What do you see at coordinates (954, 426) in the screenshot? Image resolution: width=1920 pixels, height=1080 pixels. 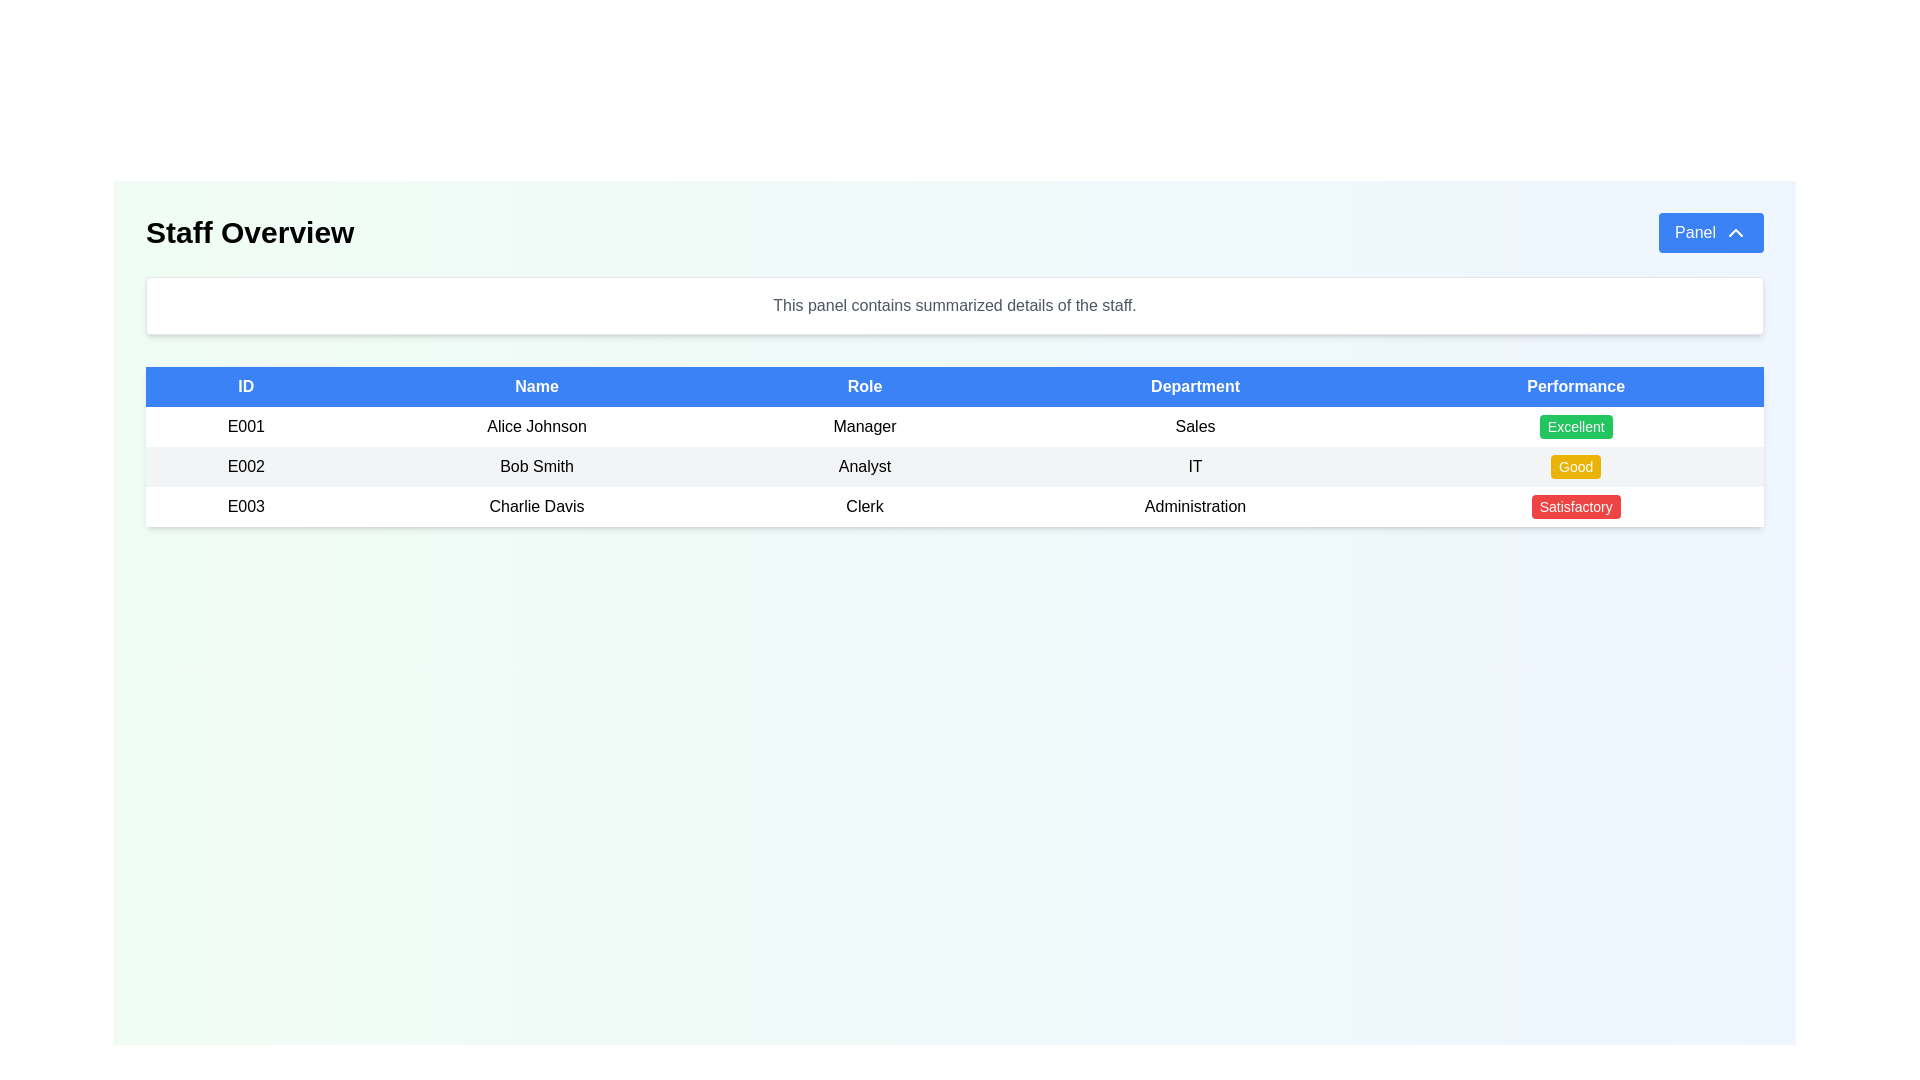 I see `summarized information displayed in the first row of the employee details table, which includes the employee's ID, name, role, department, and performance` at bounding box center [954, 426].